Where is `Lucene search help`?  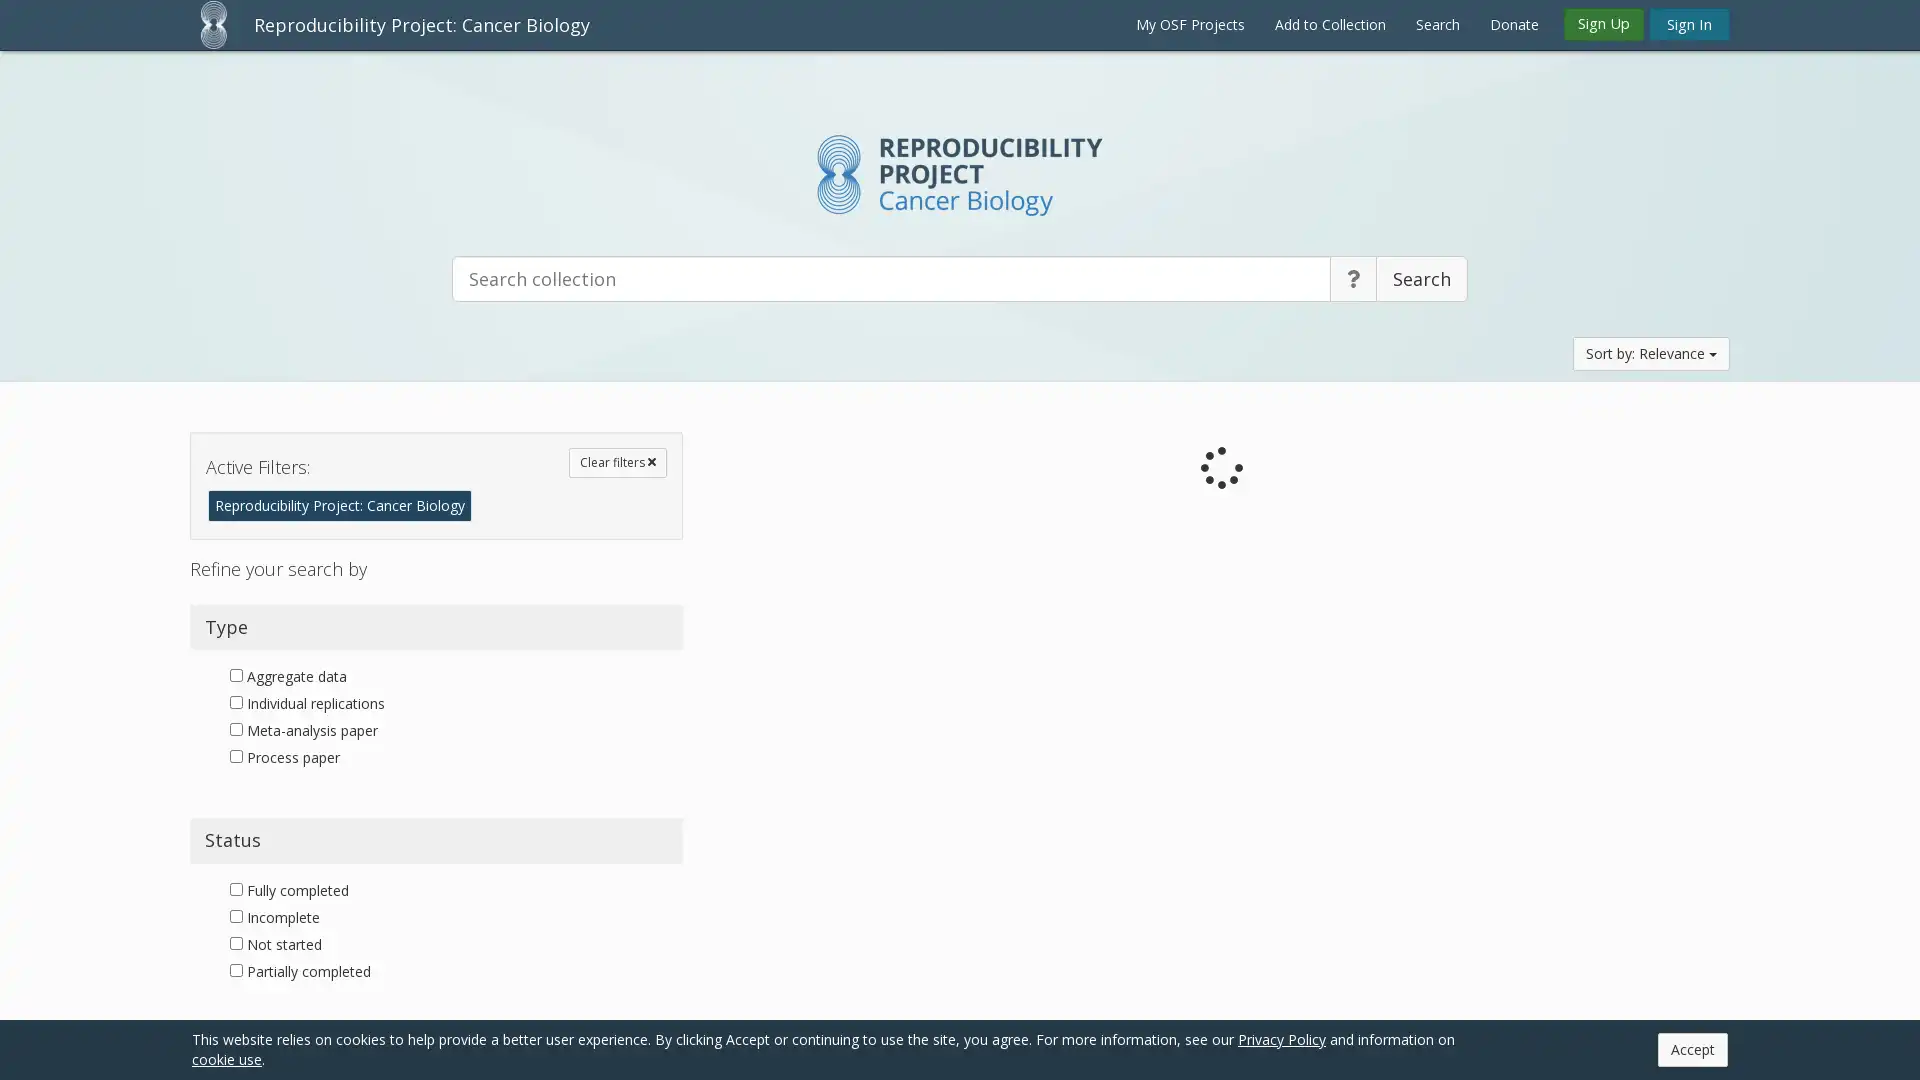
Lucene search help is located at coordinates (1353, 278).